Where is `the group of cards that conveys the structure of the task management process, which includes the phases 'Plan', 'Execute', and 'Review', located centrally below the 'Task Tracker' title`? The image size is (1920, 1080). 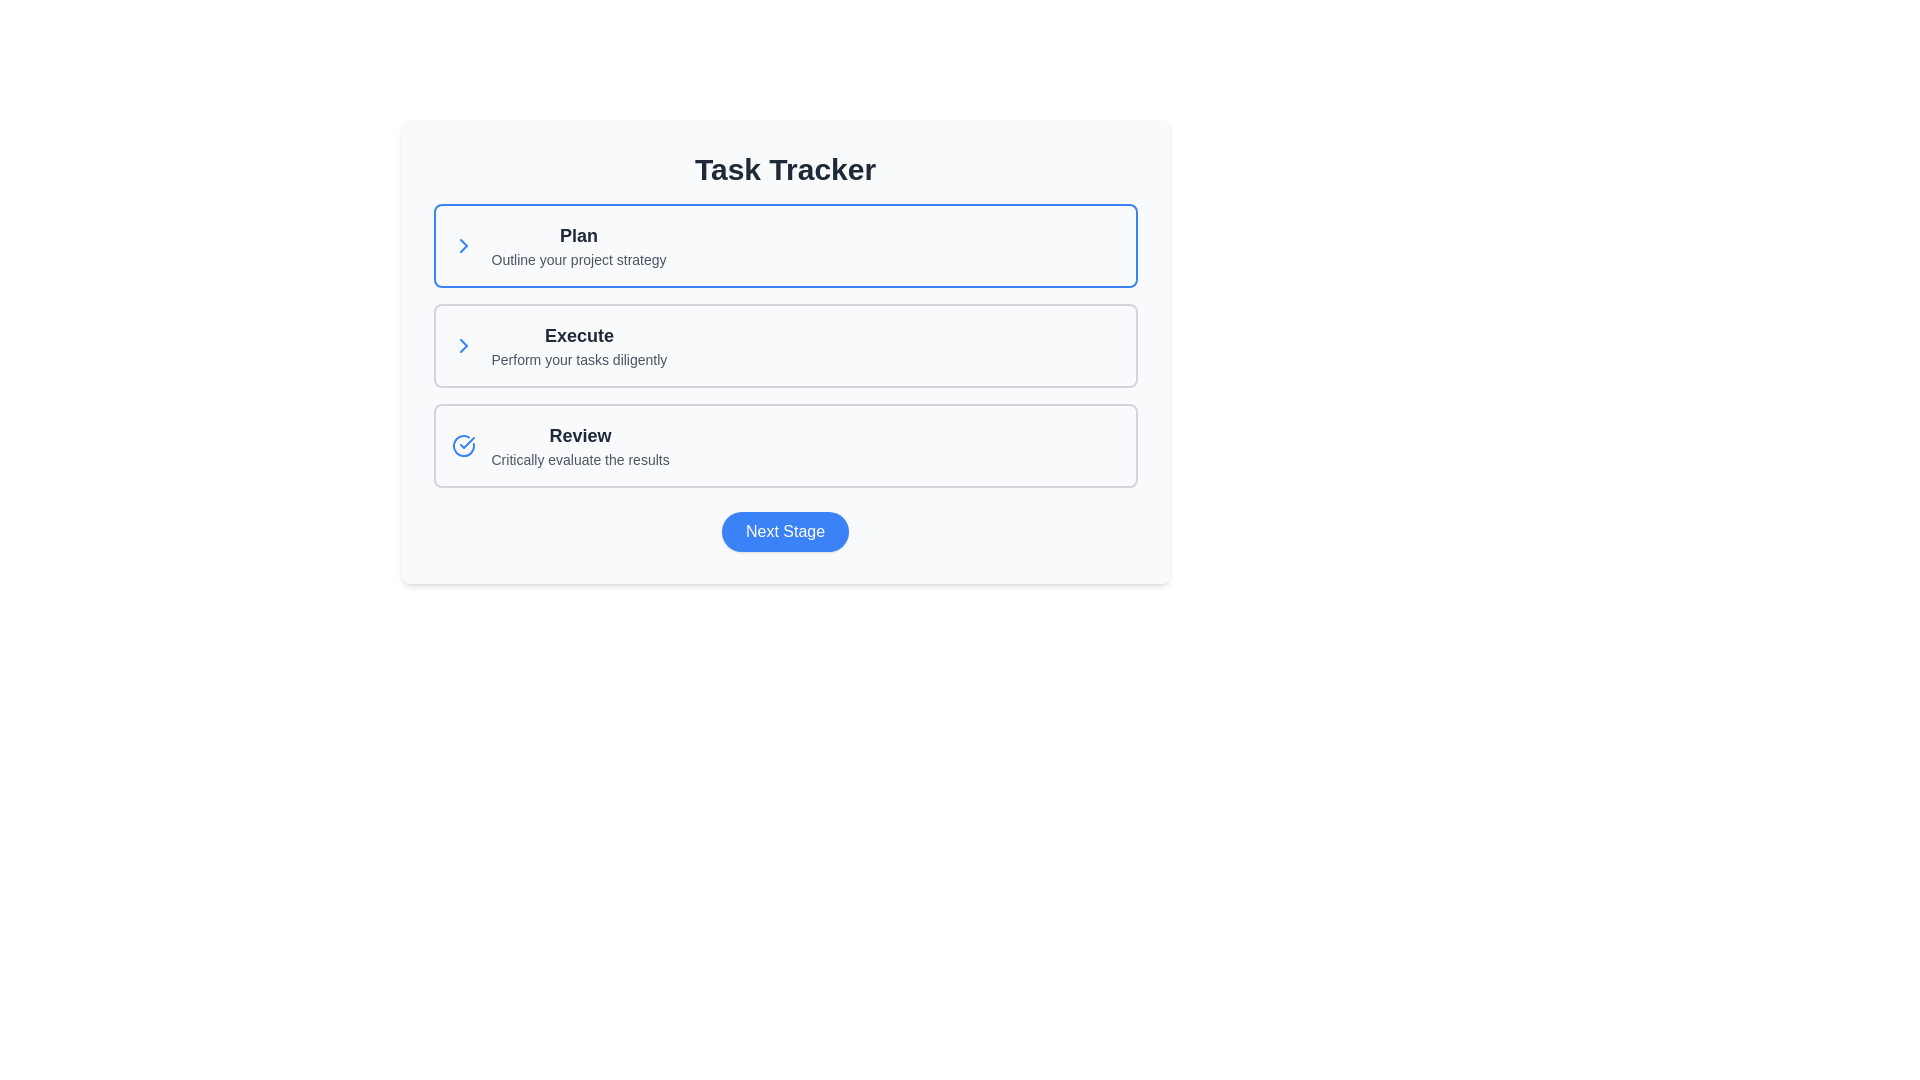
the group of cards that conveys the structure of the task management process, which includes the phases 'Plan', 'Execute', and 'Review', located centrally below the 'Task Tracker' title is located at coordinates (784, 345).